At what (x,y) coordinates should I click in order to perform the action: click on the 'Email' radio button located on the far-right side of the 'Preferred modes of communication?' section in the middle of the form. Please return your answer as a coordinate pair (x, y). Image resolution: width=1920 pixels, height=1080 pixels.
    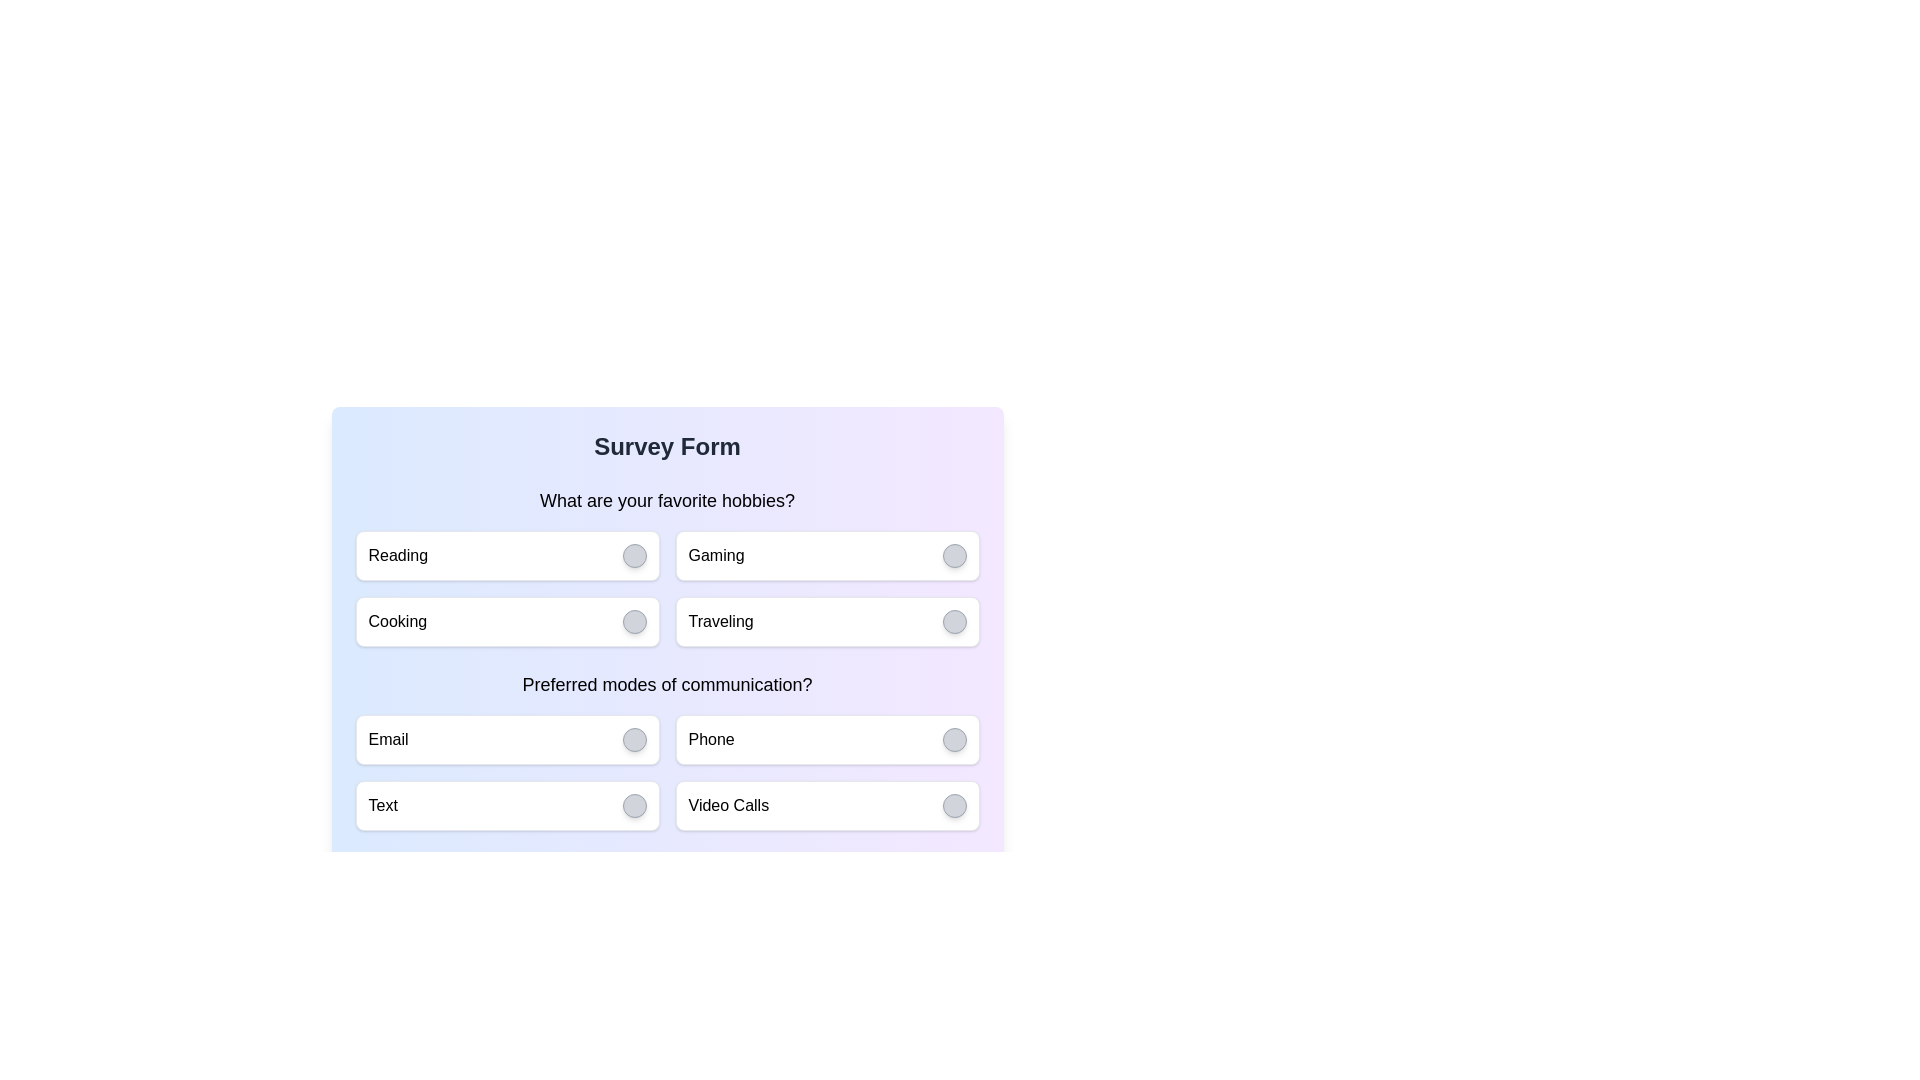
    Looking at the image, I should click on (633, 740).